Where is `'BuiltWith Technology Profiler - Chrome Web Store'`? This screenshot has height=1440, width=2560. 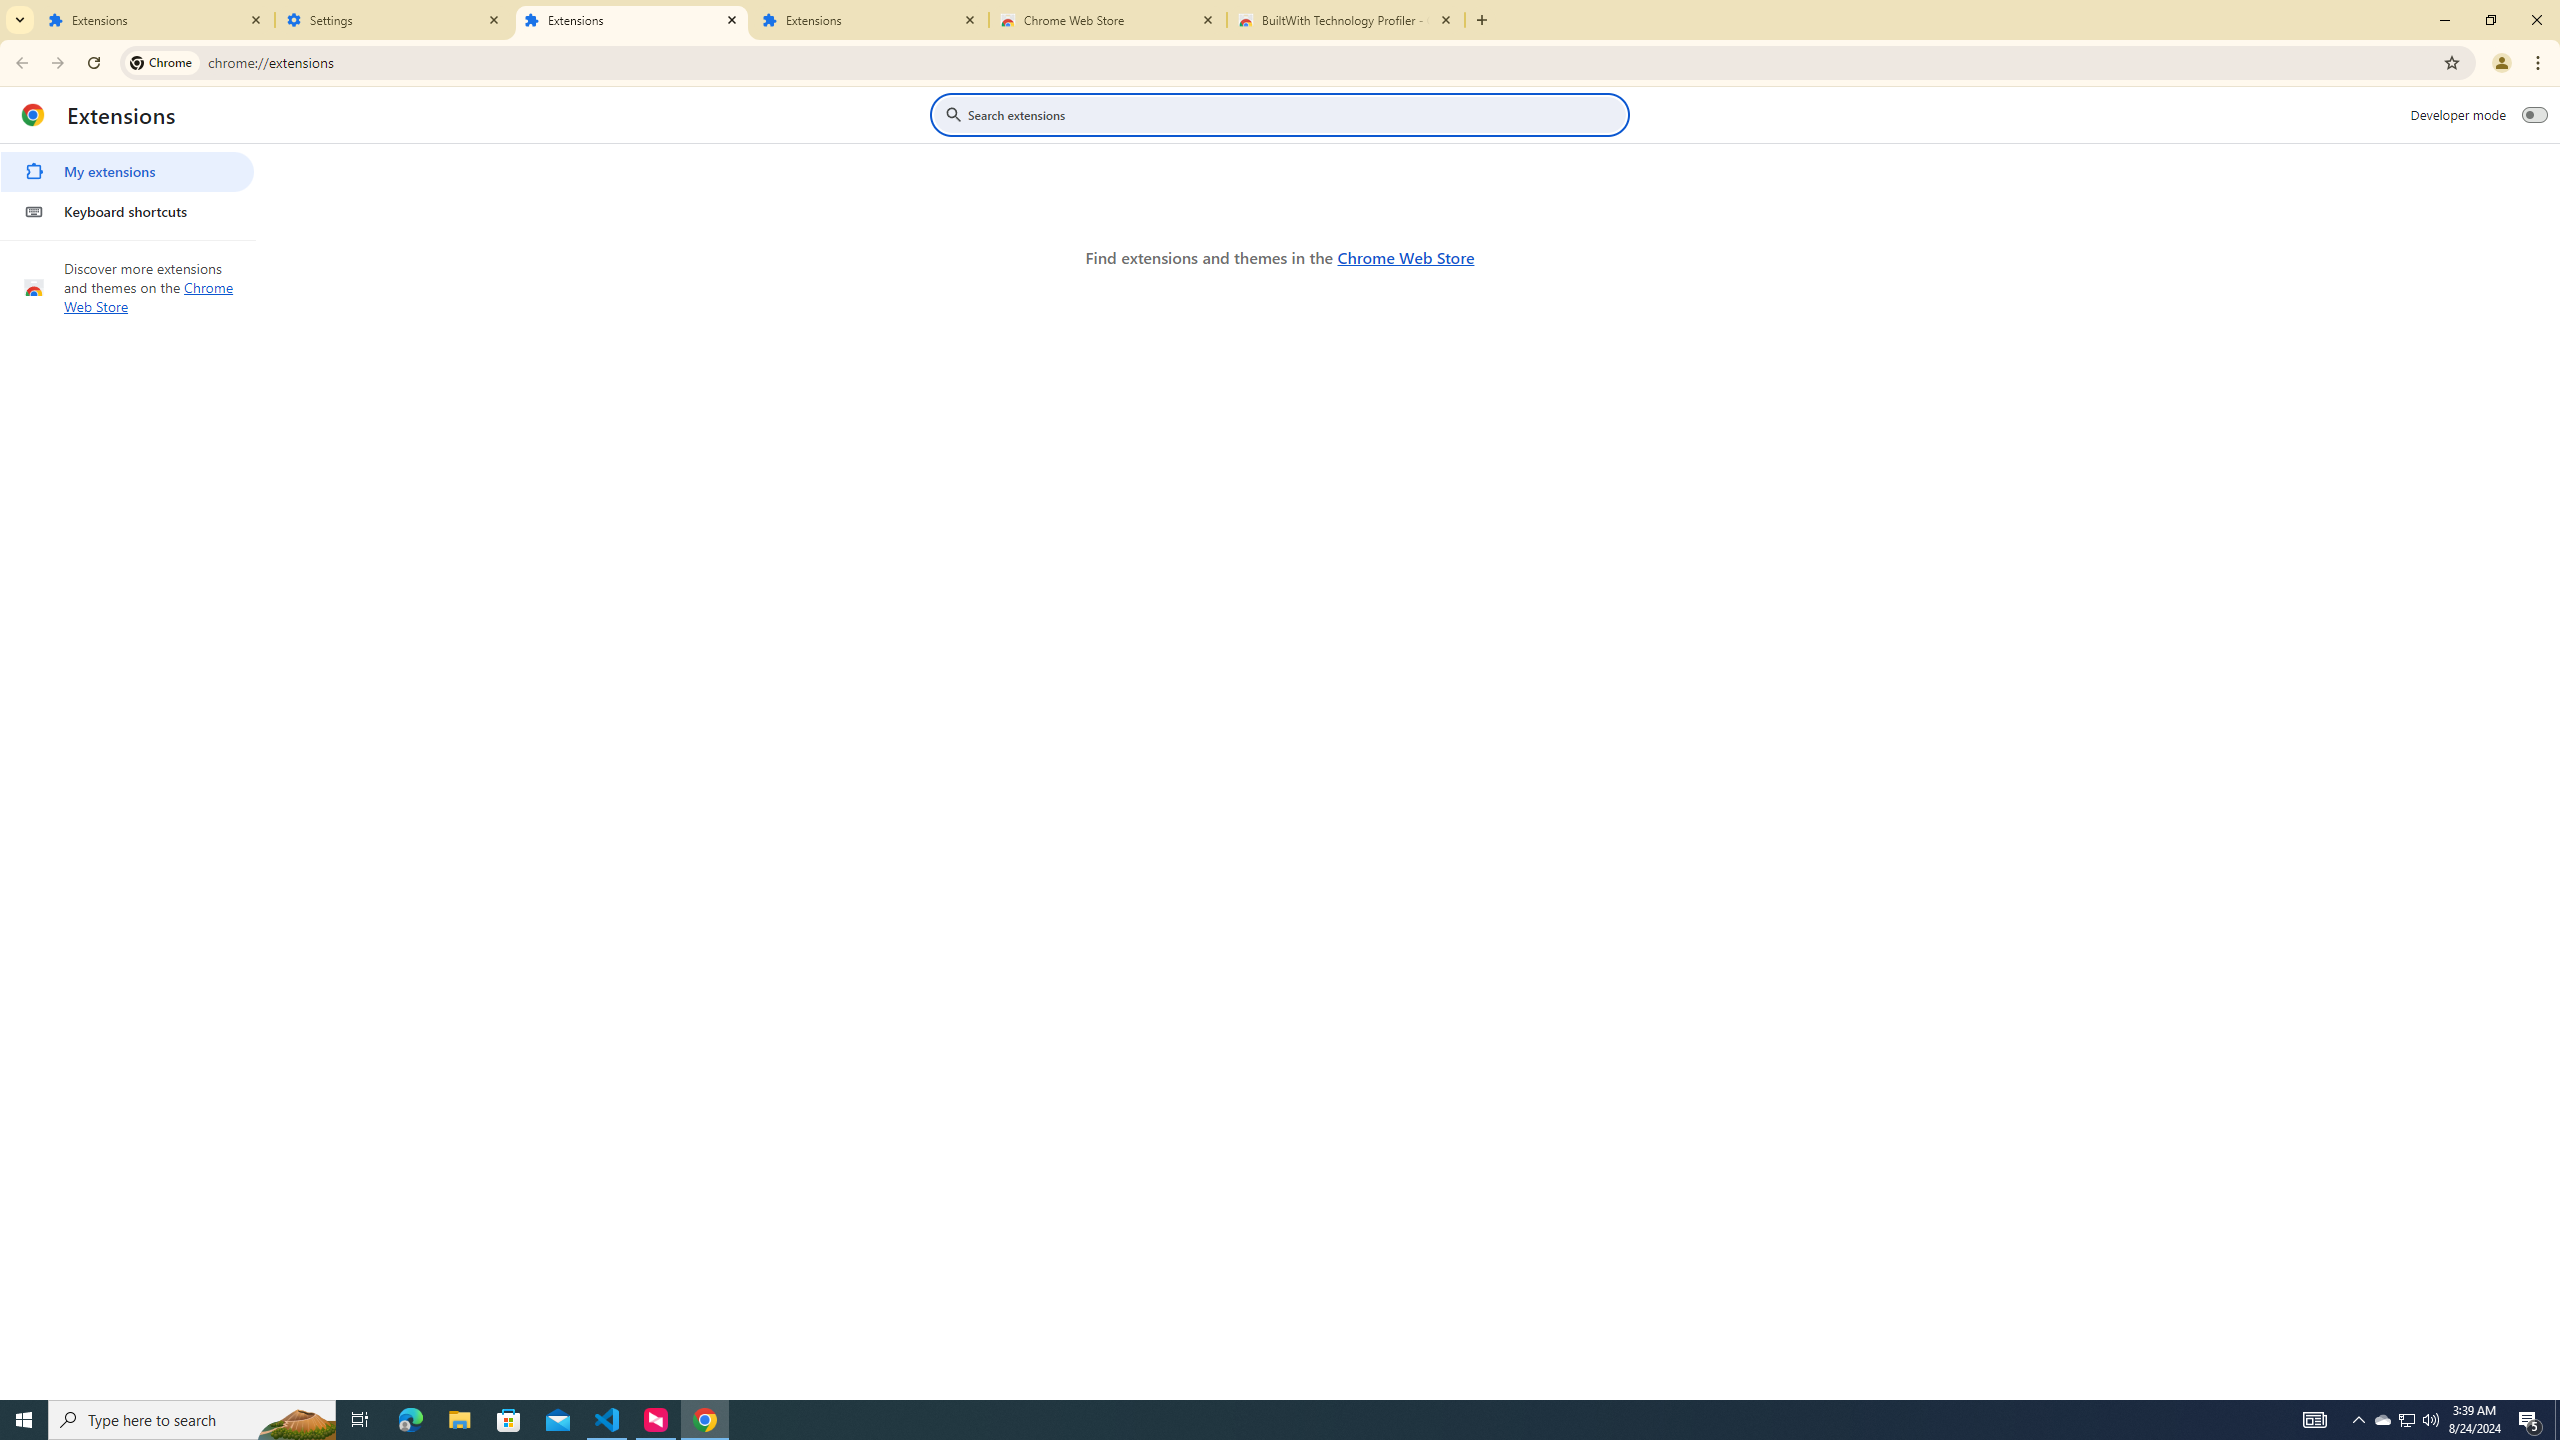 'BuiltWith Technology Profiler - Chrome Web Store' is located at coordinates (1345, 19).